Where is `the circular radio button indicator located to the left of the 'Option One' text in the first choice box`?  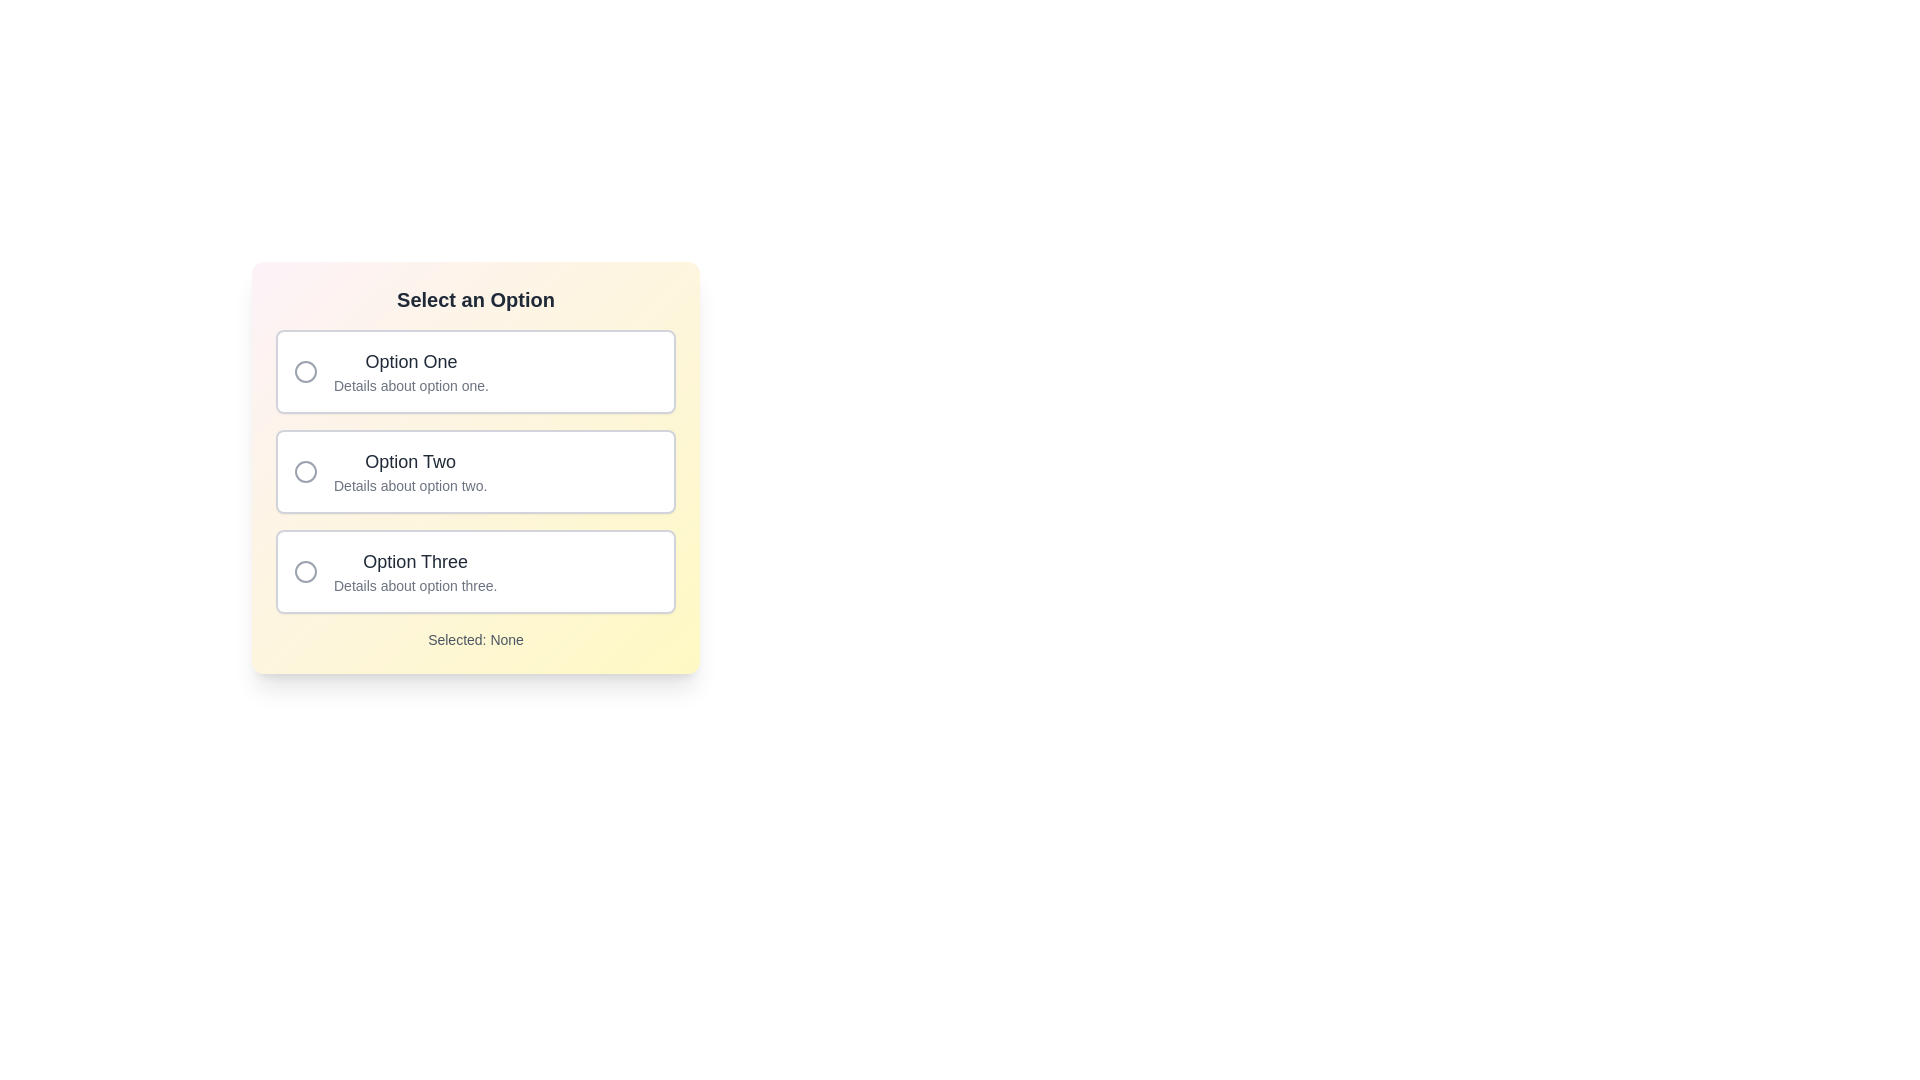 the circular radio button indicator located to the left of the 'Option One' text in the first choice box is located at coordinates (305, 371).